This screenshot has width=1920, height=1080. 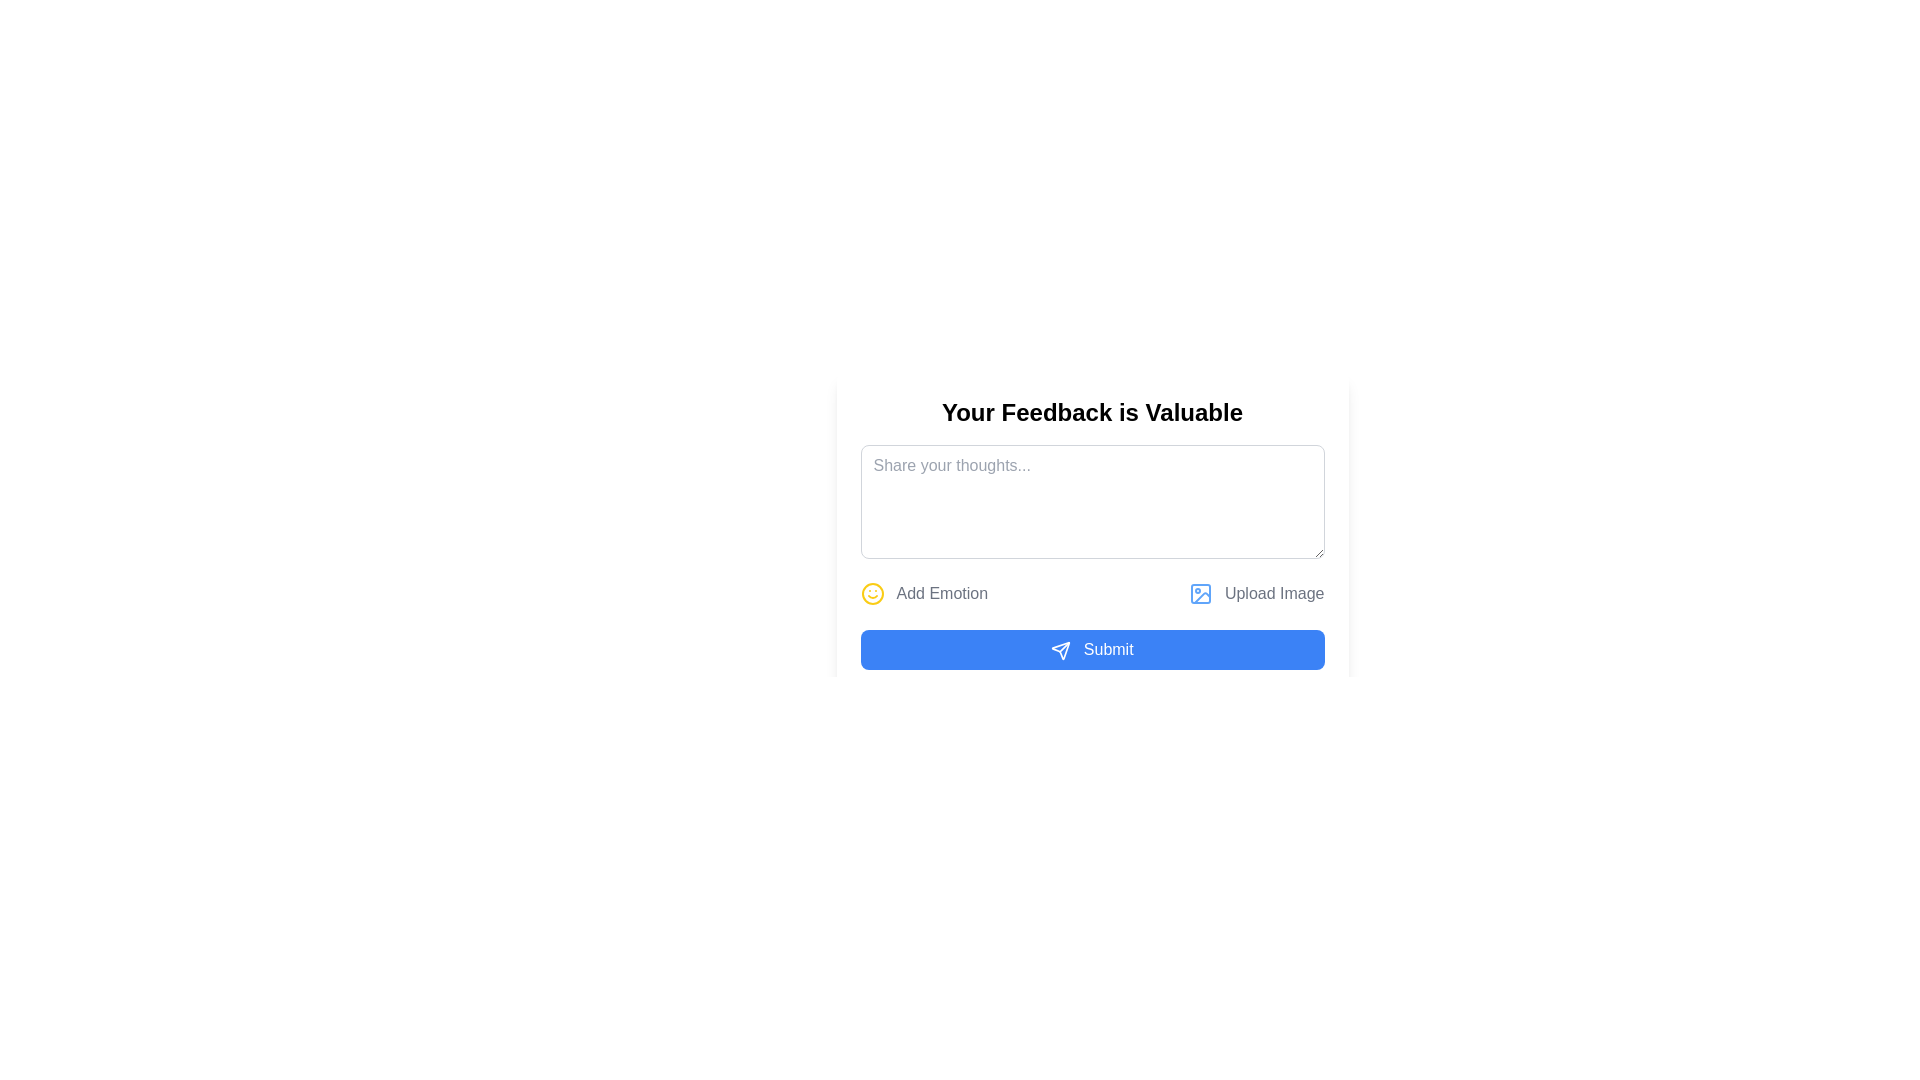 What do you see at coordinates (872, 593) in the screenshot?
I see `the large circular yellow icon in the center of the smiling face graphic located near the Add Emotion button` at bounding box center [872, 593].